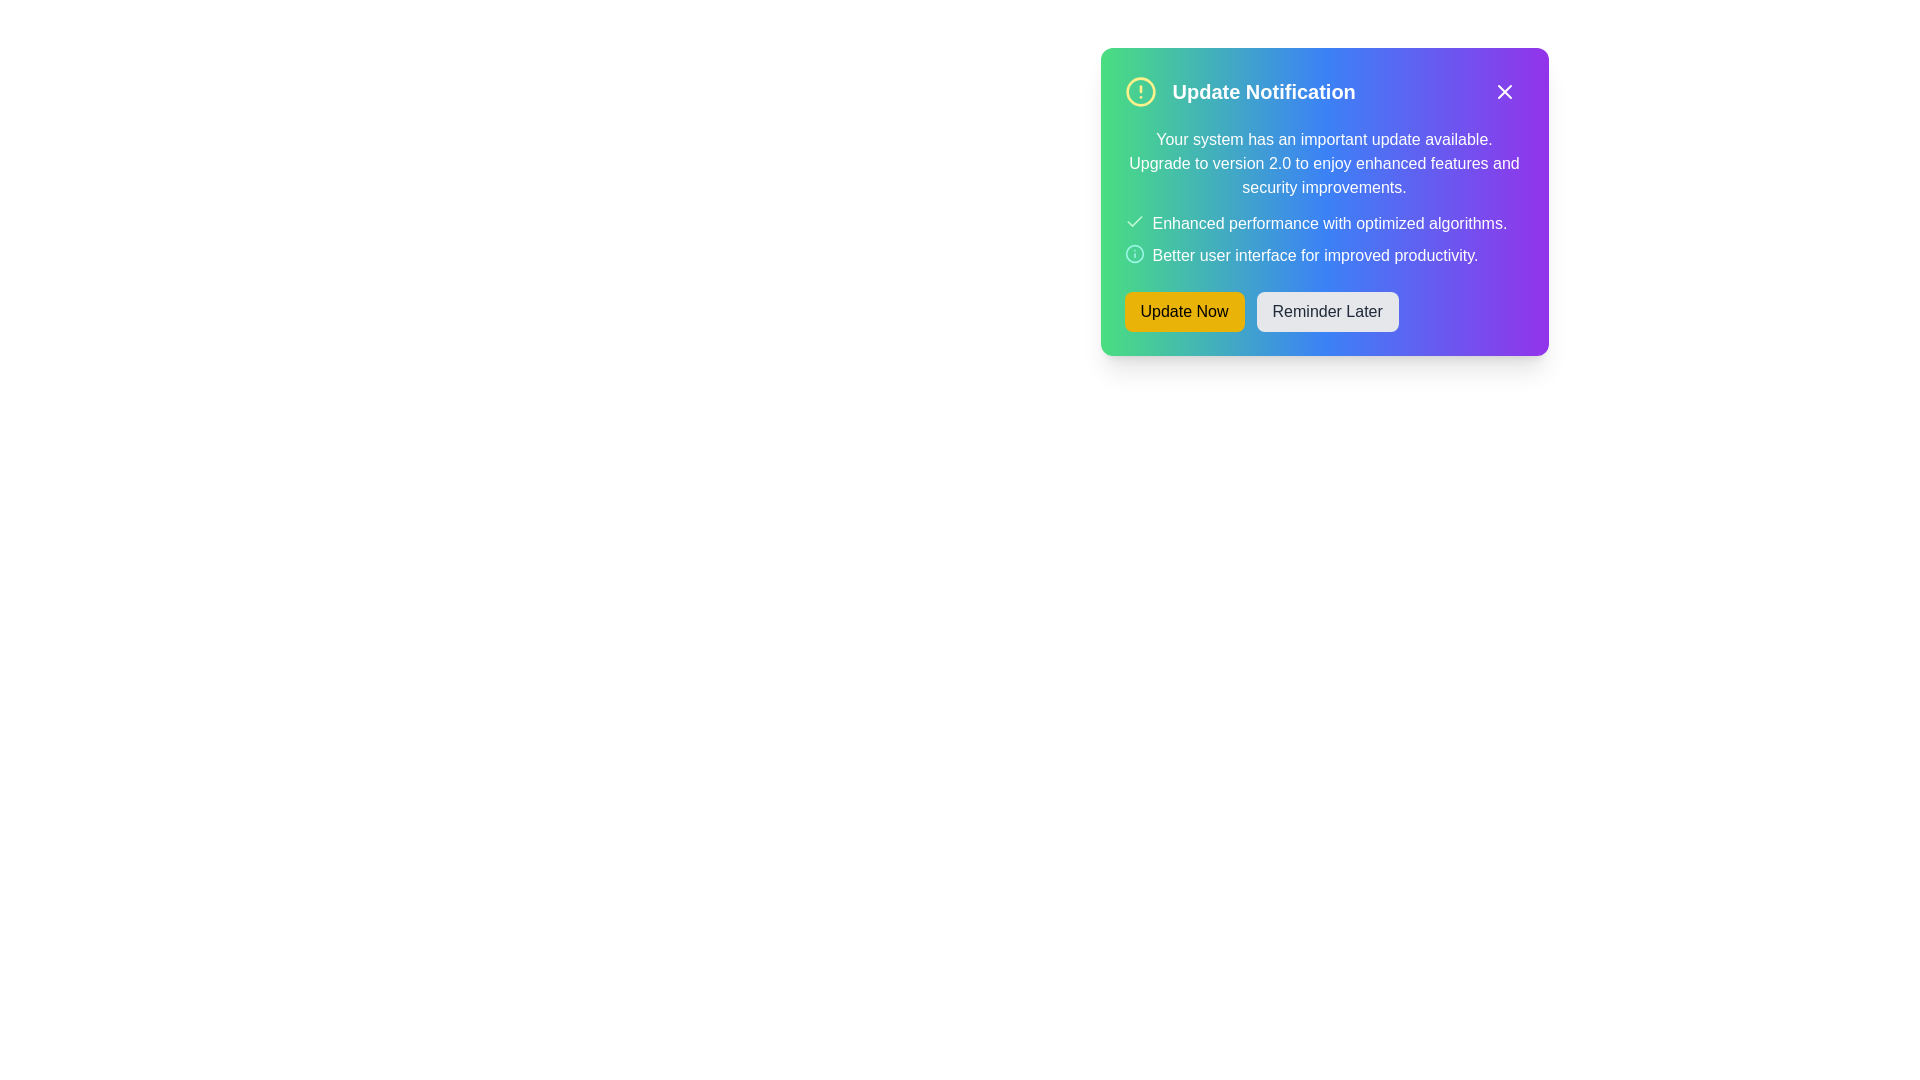 This screenshot has width=1920, height=1080. I want to click on the text 'Better user interface for improved productivity.' with an accompanying info icon in the update notification dialog to associate the feature described with the update context, so click(1324, 254).